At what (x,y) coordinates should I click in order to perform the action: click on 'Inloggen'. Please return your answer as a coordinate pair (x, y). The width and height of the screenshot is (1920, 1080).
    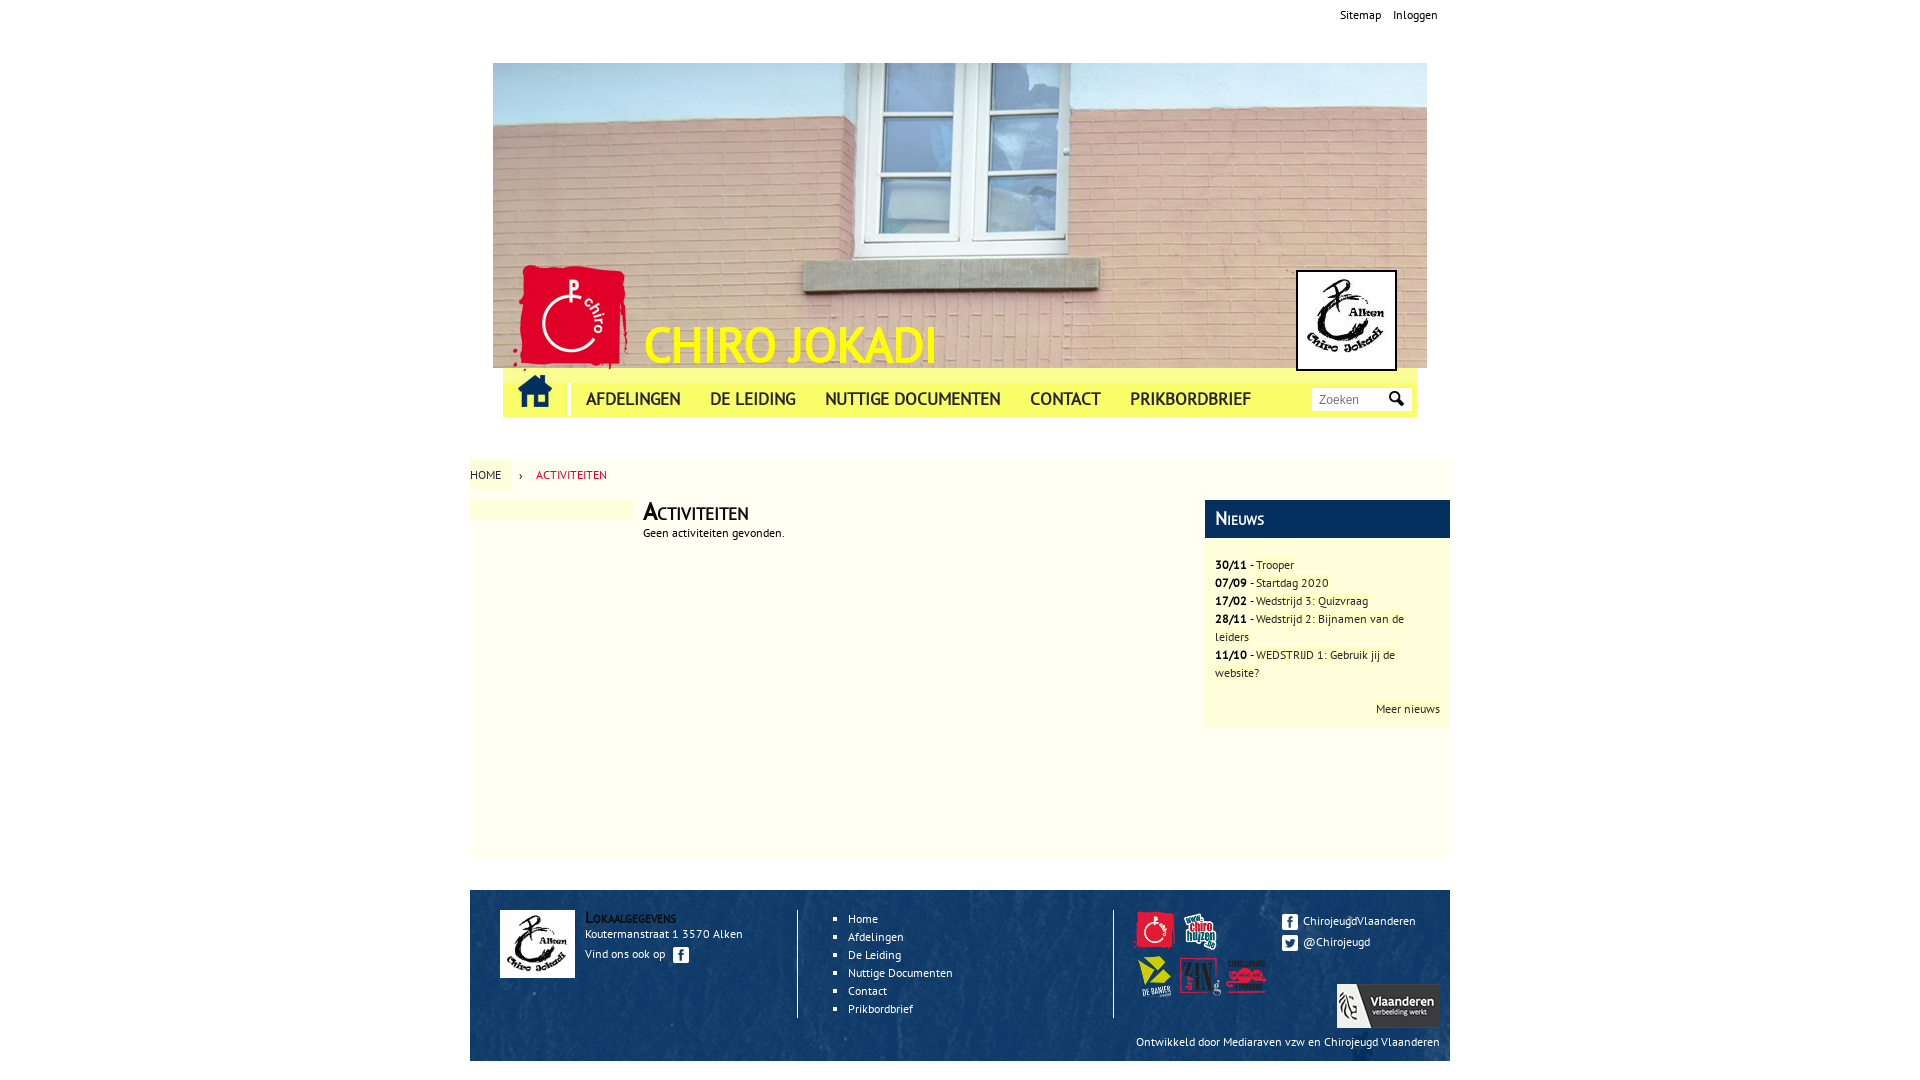
    Looking at the image, I should click on (1414, 14).